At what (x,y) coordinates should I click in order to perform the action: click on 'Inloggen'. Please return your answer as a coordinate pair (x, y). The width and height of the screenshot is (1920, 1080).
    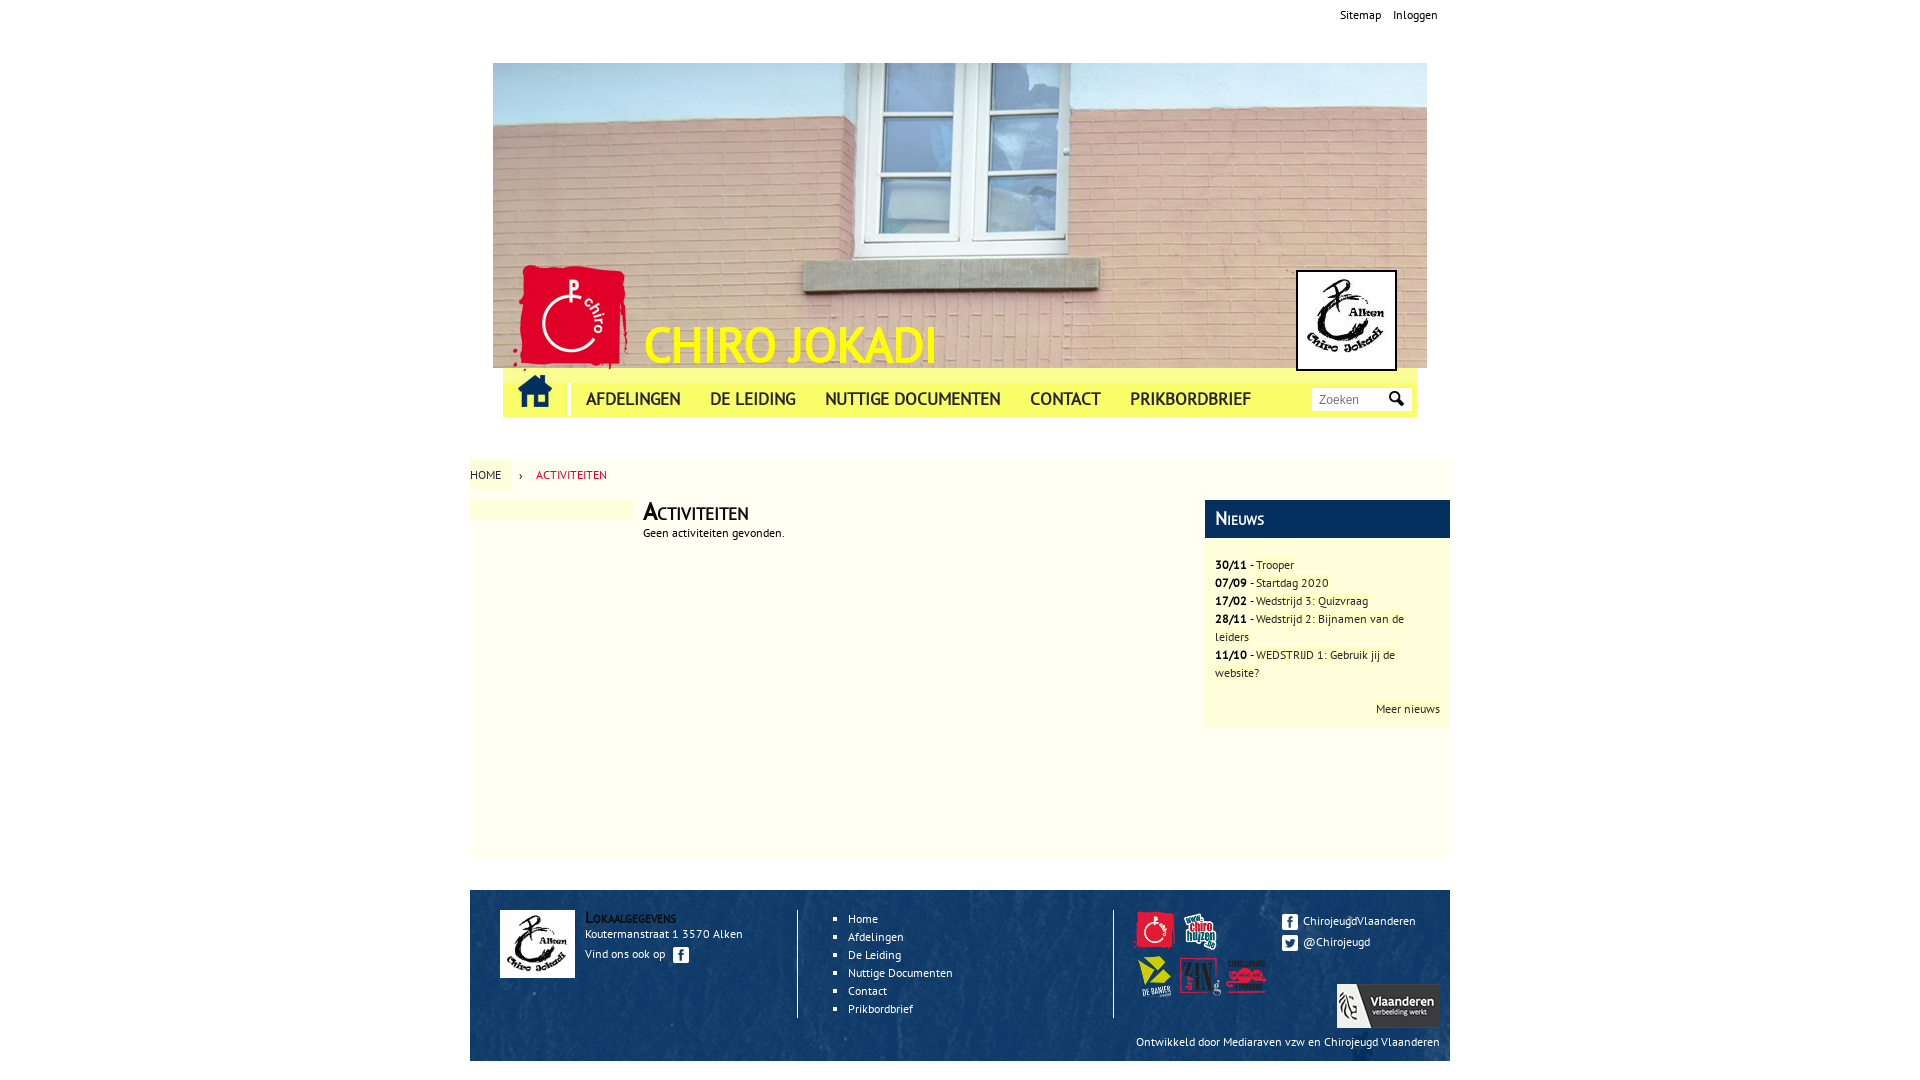
    Looking at the image, I should click on (1414, 14).